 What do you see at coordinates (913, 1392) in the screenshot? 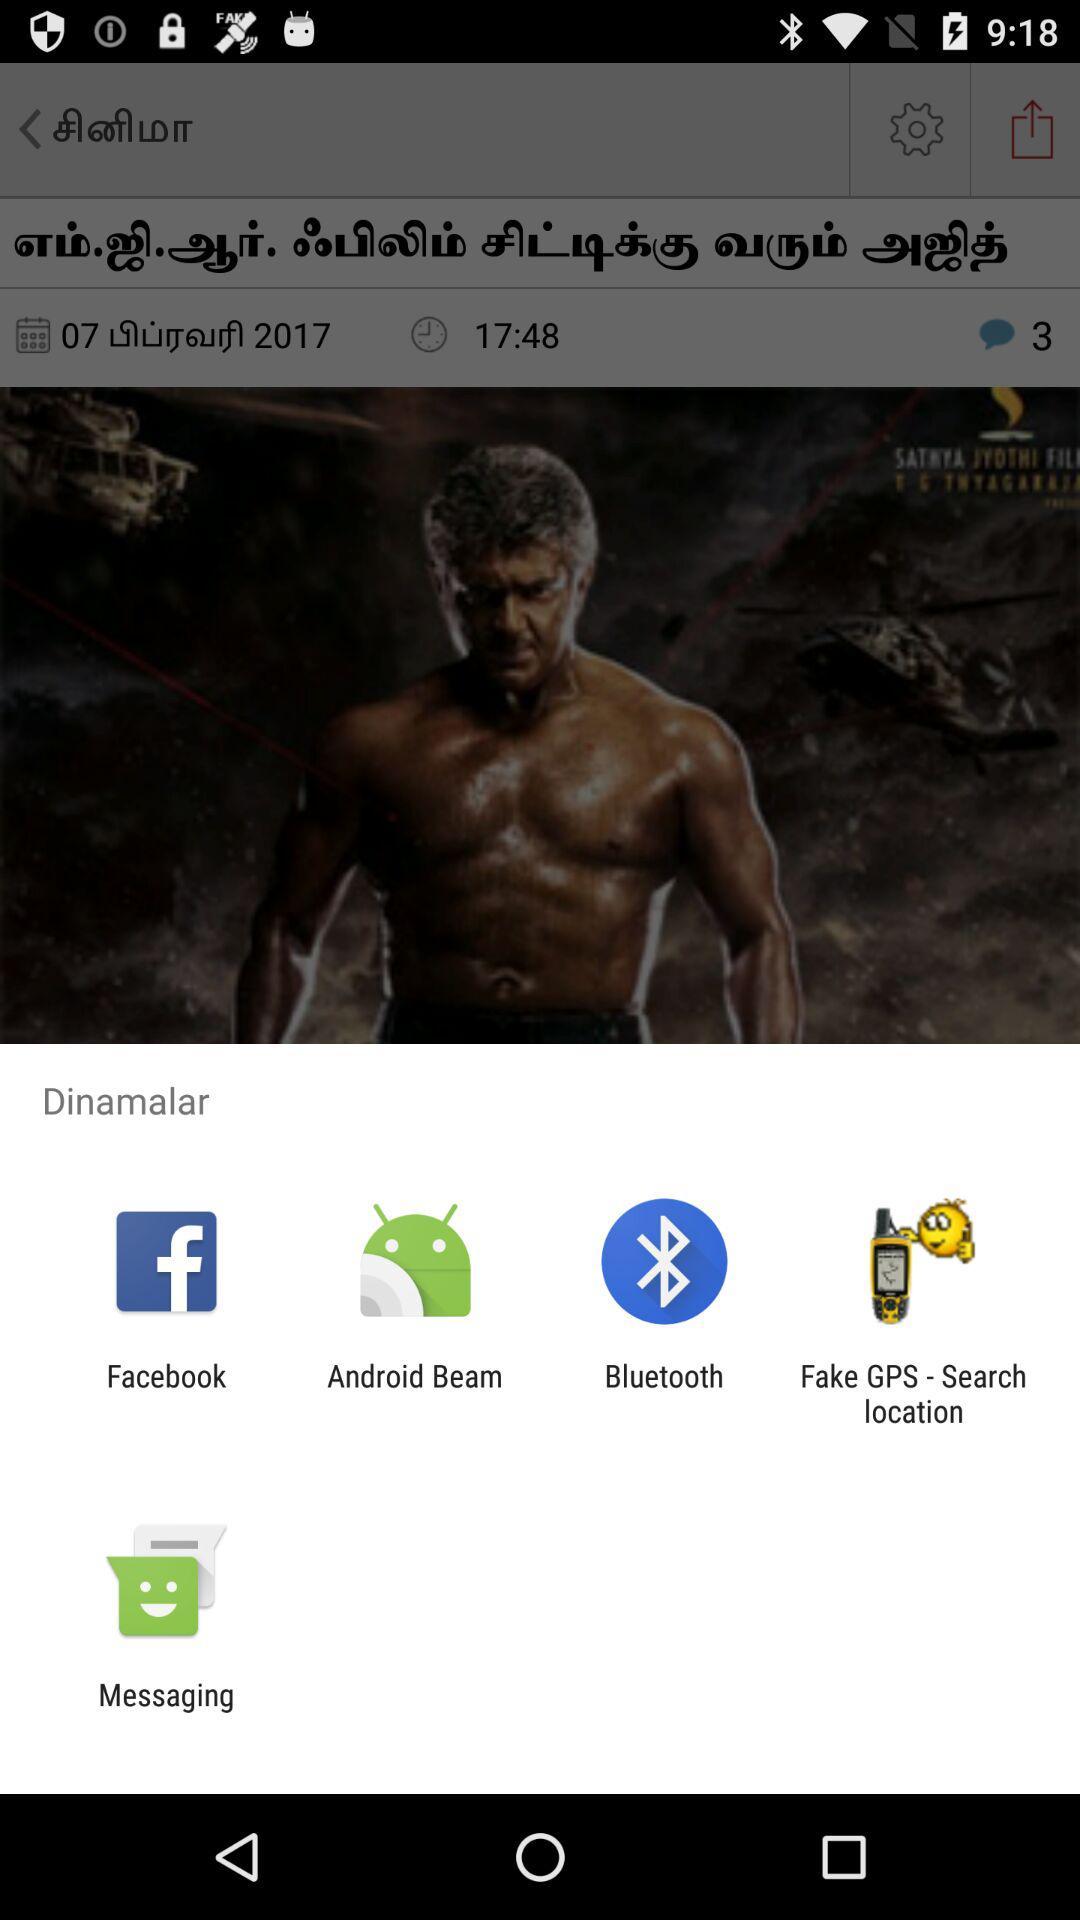
I see `fake gps search app` at bounding box center [913, 1392].